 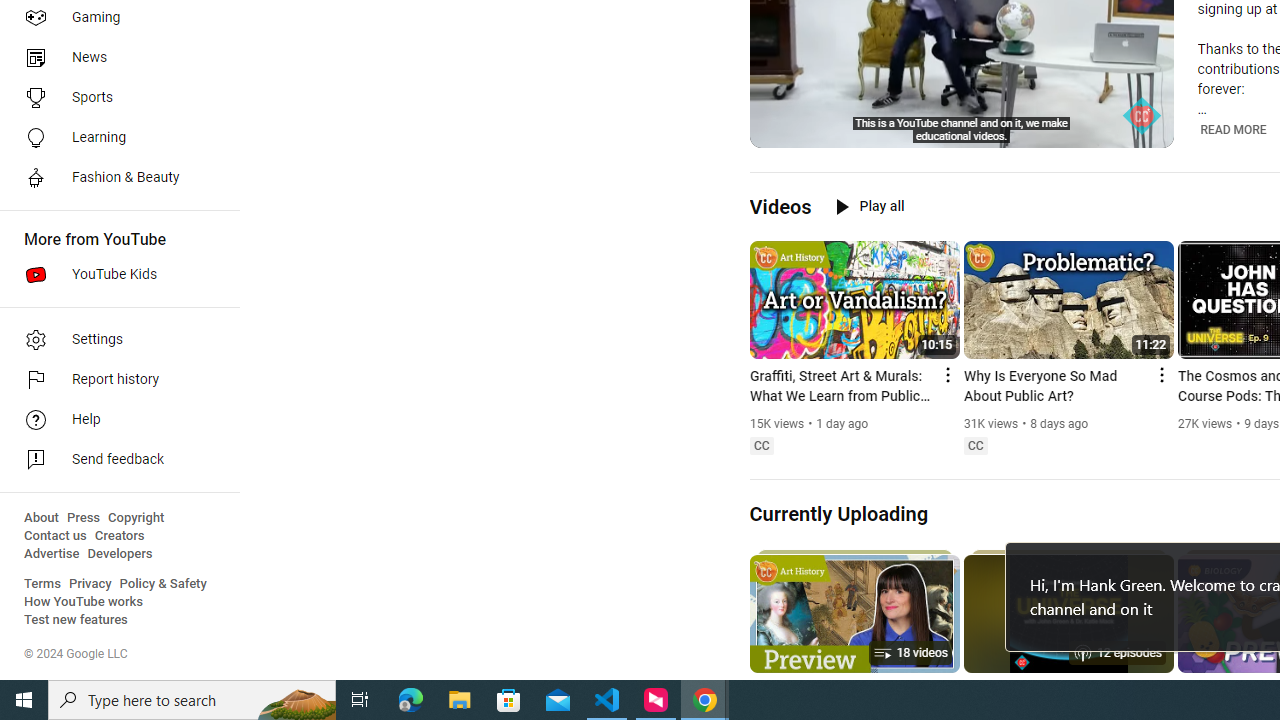 What do you see at coordinates (112, 136) in the screenshot?
I see `'Learning'` at bounding box center [112, 136].